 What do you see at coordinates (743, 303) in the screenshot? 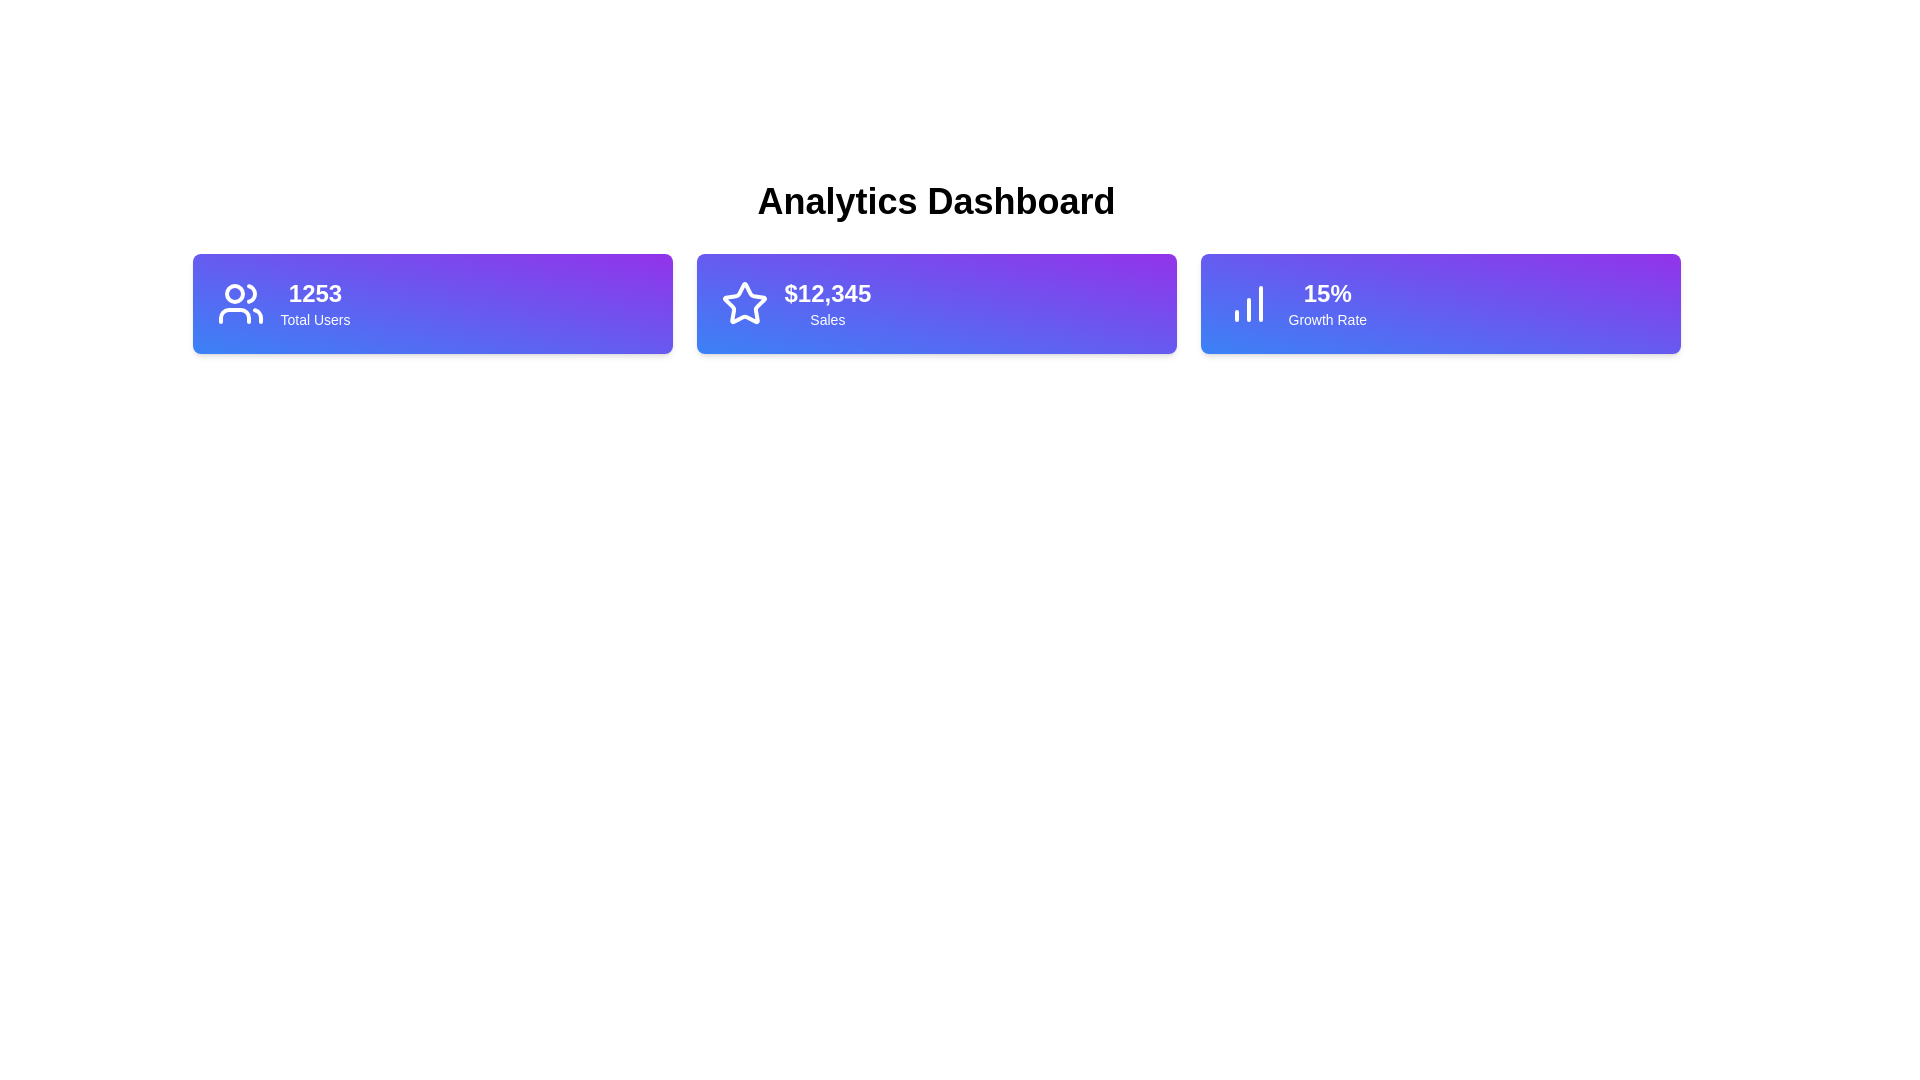
I see `the central icon within the second metric card labeled '$12,345 Sales' on the dashboard` at bounding box center [743, 303].